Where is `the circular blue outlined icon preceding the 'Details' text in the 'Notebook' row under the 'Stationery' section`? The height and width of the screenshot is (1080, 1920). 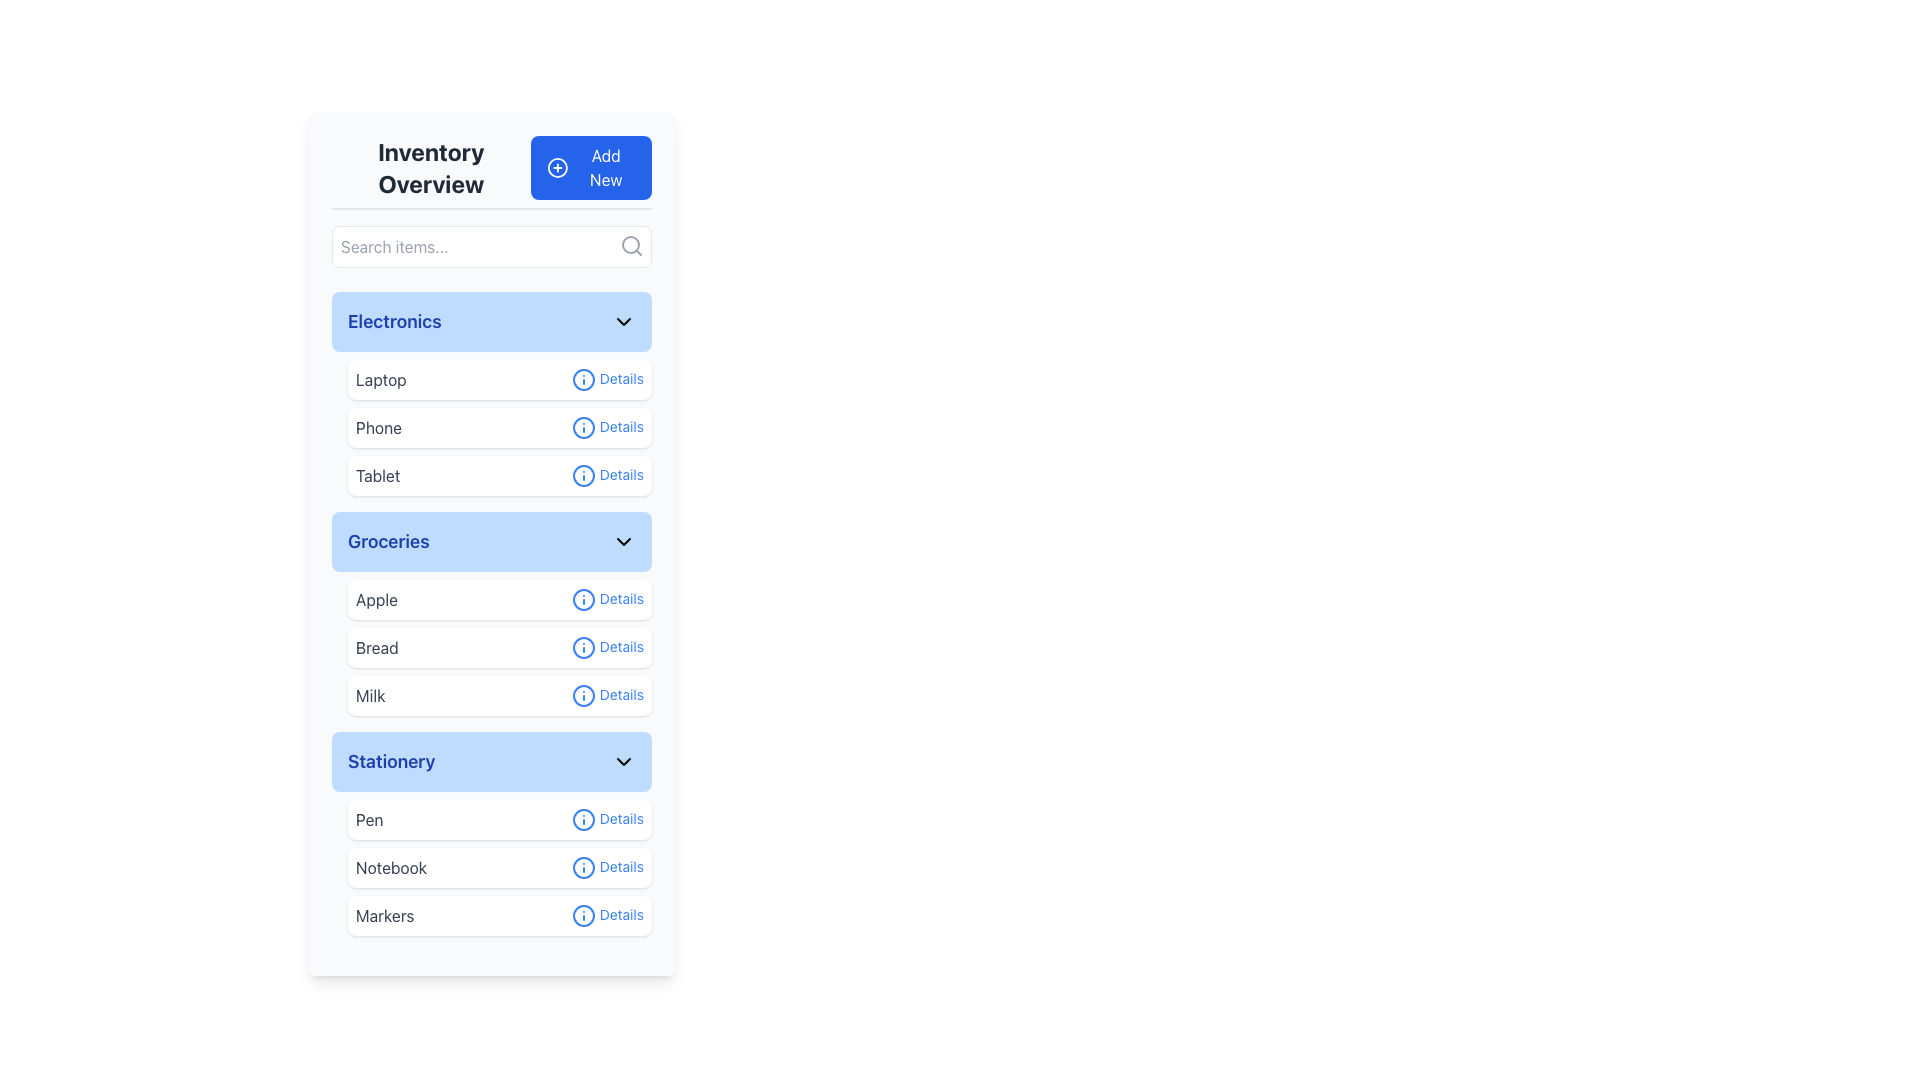 the circular blue outlined icon preceding the 'Details' text in the 'Notebook' row under the 'Stationery' section is located at coordinates (582, 866).